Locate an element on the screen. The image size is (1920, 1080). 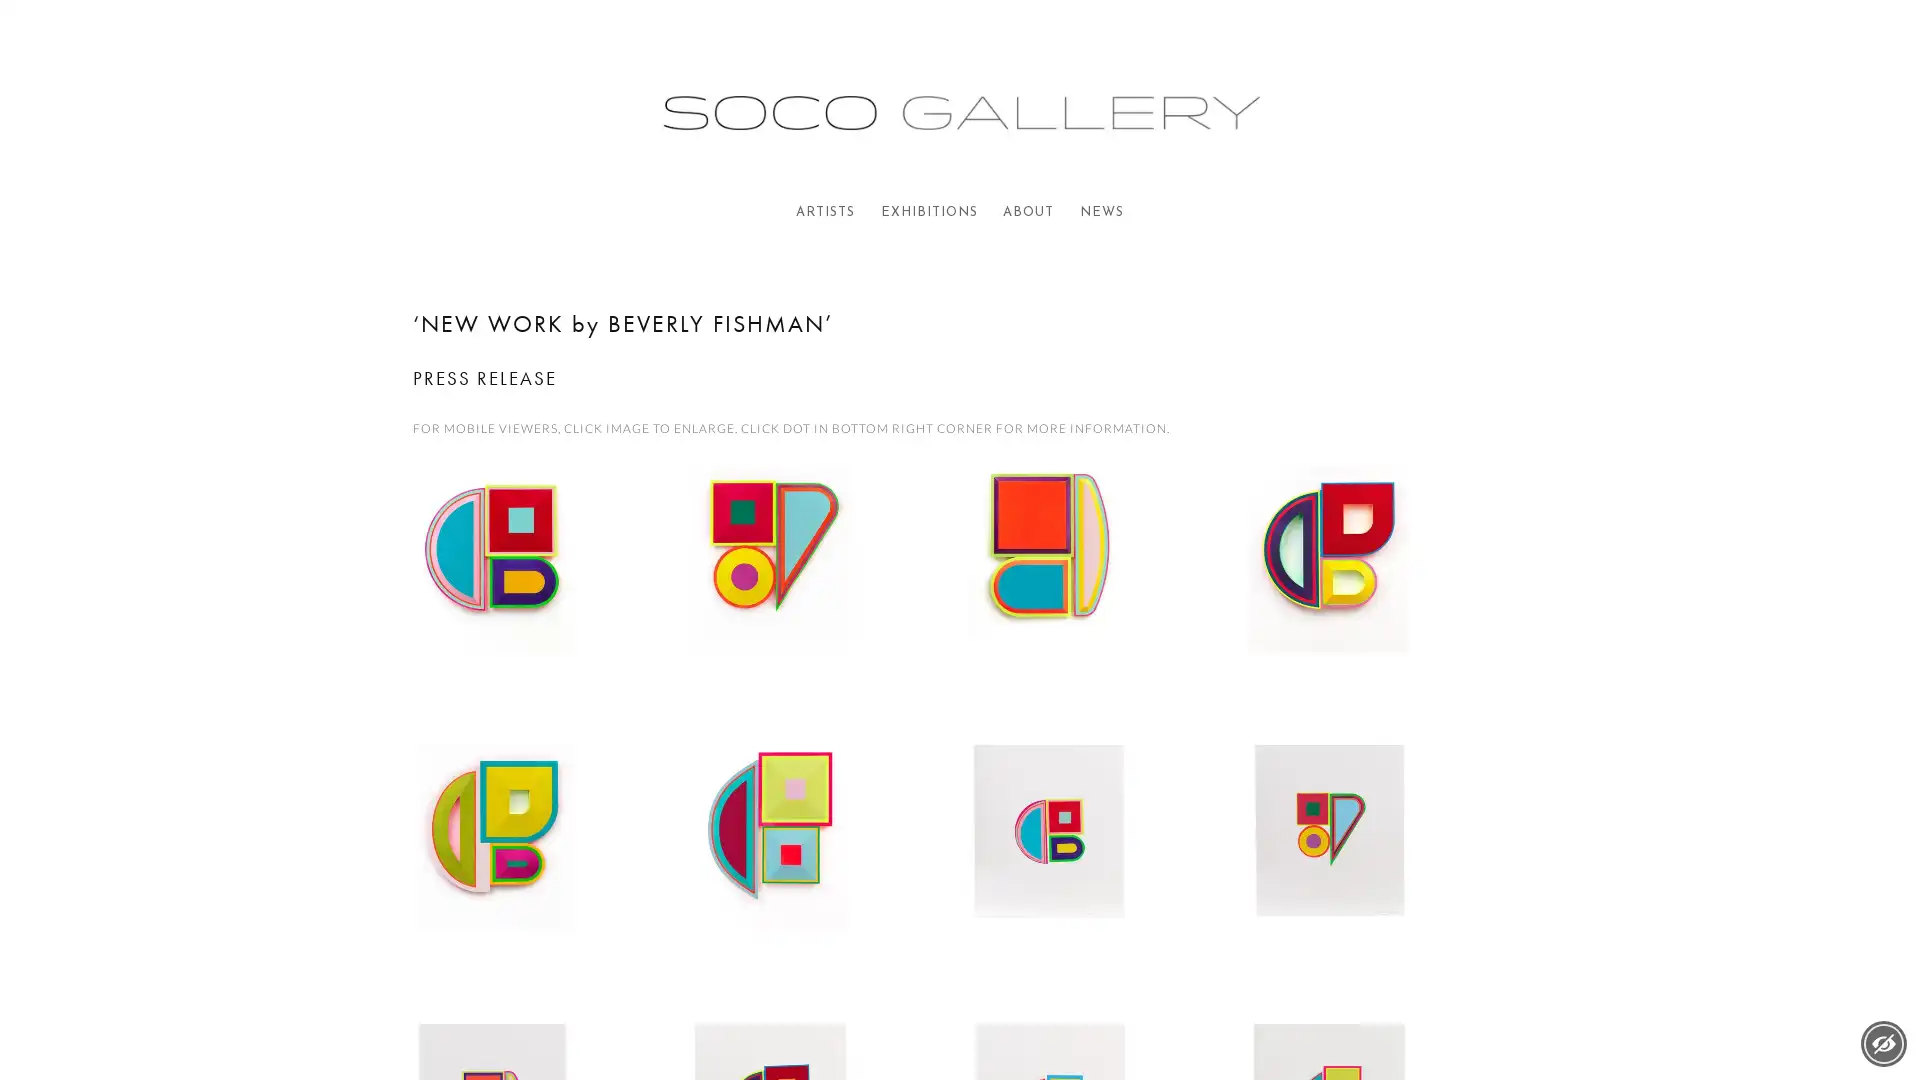
View fullsize BEVERLY FISHMAN Untitled , 2021 vinyl and paper collage on smooth acid free Bristol paper 17 x 14 inches INQUIRE + is located at coordinates (1376, 872).